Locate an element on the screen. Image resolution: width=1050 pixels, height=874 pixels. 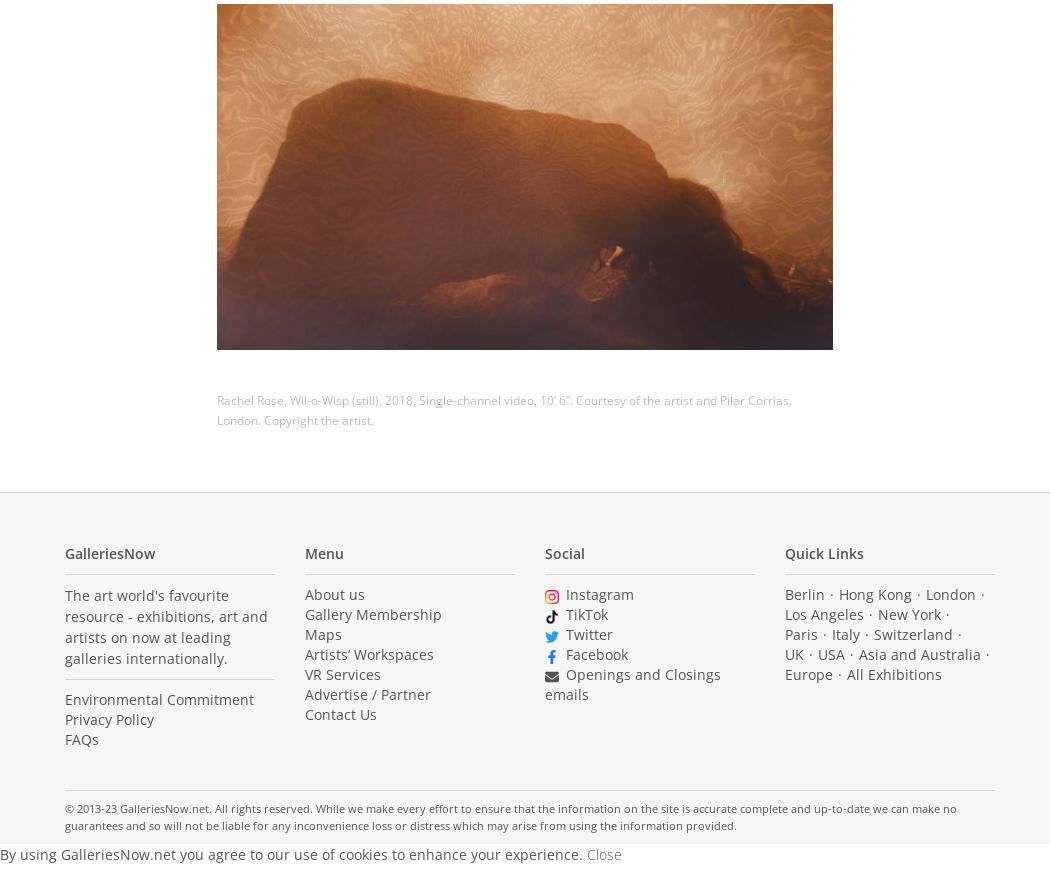
'Gallery Membership' is located at coordinates (372, 613).